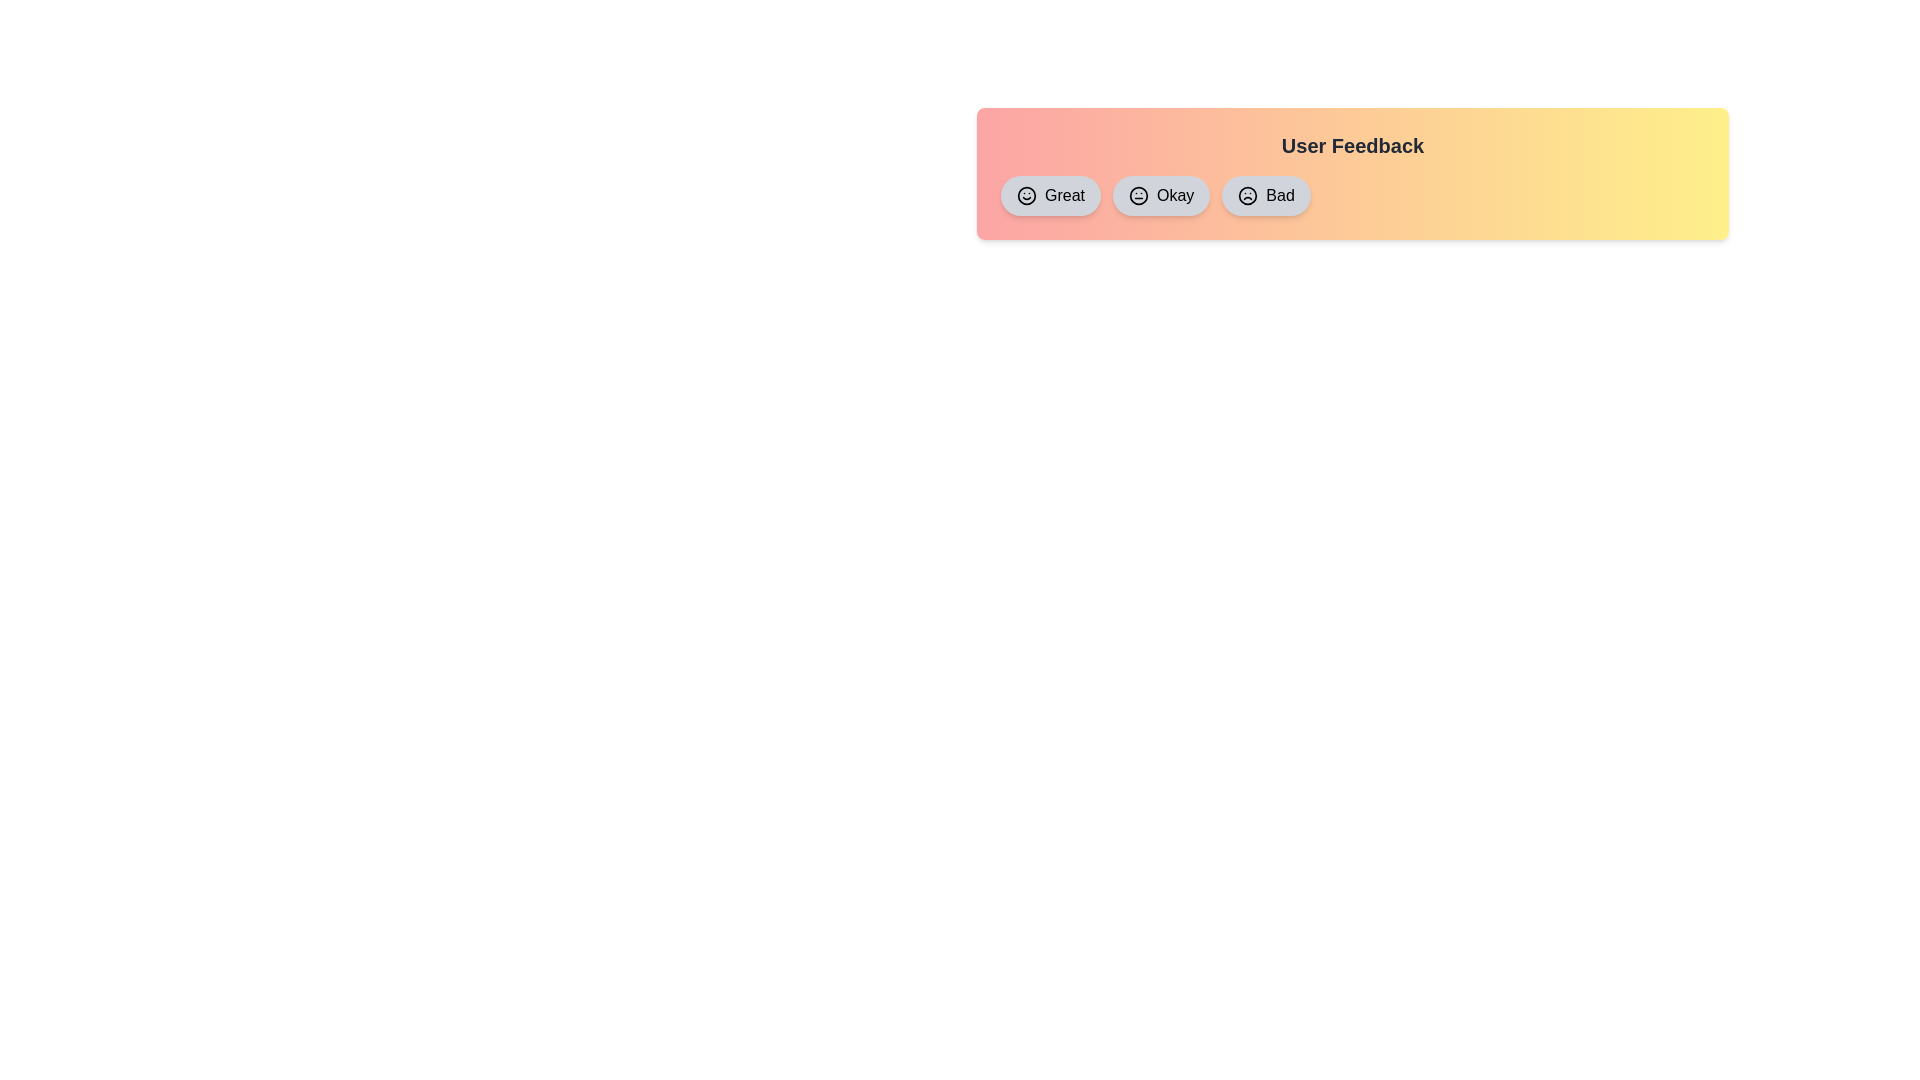  What do you see at coordinates (1265, 196) in the screenshot?
I see `the 'Bad' feedback chip to toggle its selection` at bounding box center [1265, 196].